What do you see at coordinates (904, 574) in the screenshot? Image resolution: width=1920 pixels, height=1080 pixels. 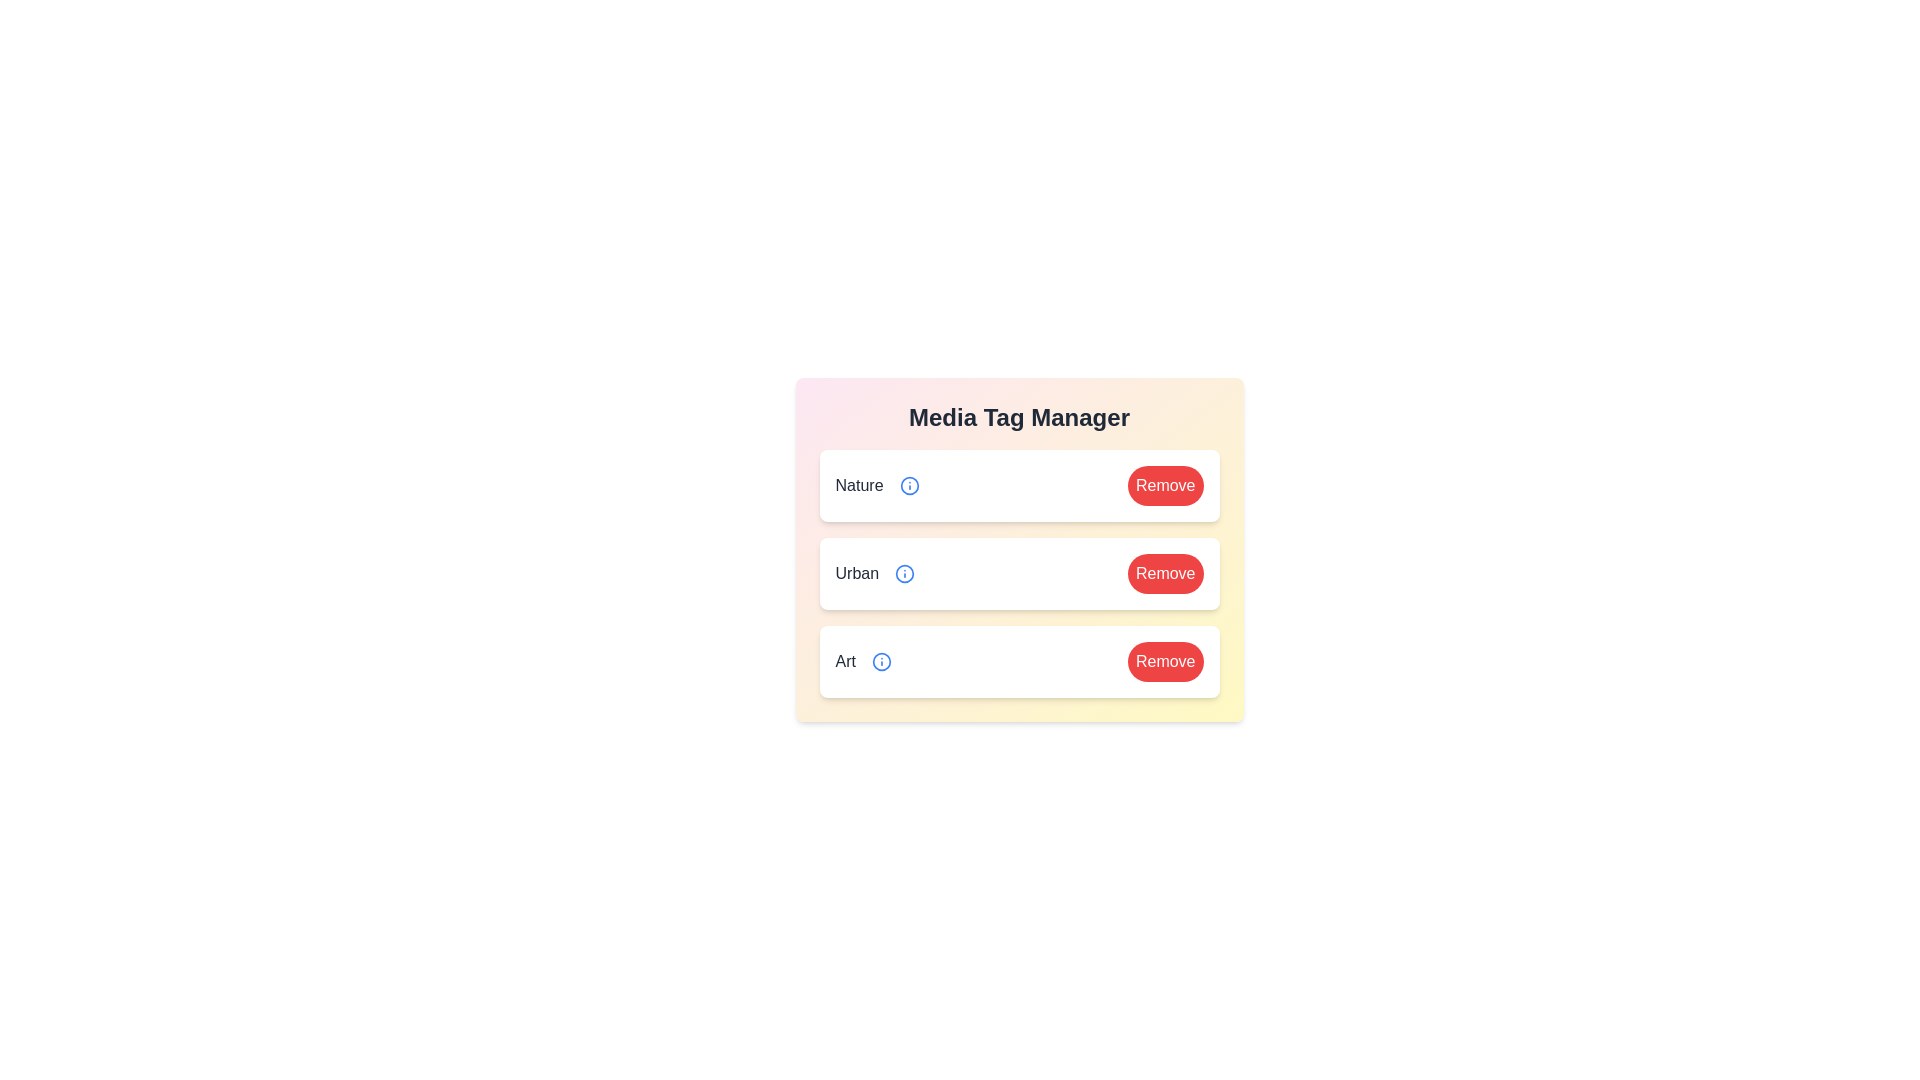 I see `the info icon for the tag Urban` at bounding box center [904, 574].